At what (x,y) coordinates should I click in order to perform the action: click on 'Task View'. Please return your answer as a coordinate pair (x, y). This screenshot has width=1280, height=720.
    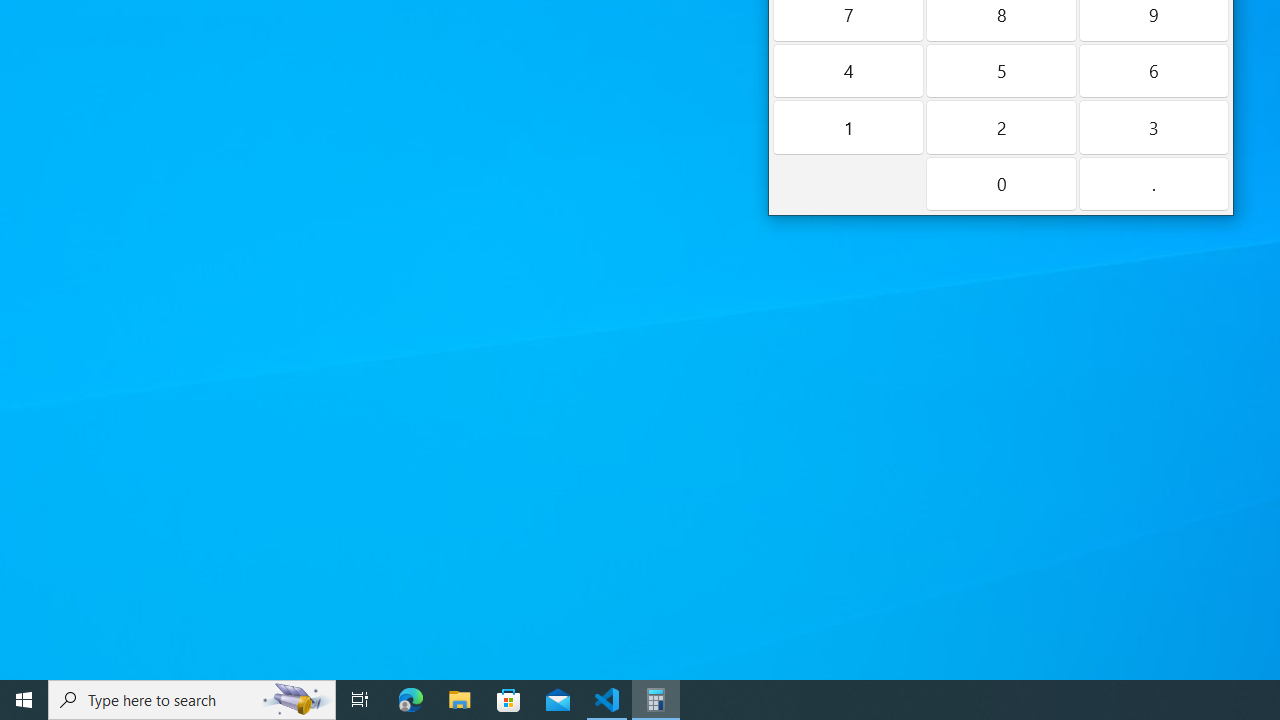
    Looking at the image, I should click on (359, 698).